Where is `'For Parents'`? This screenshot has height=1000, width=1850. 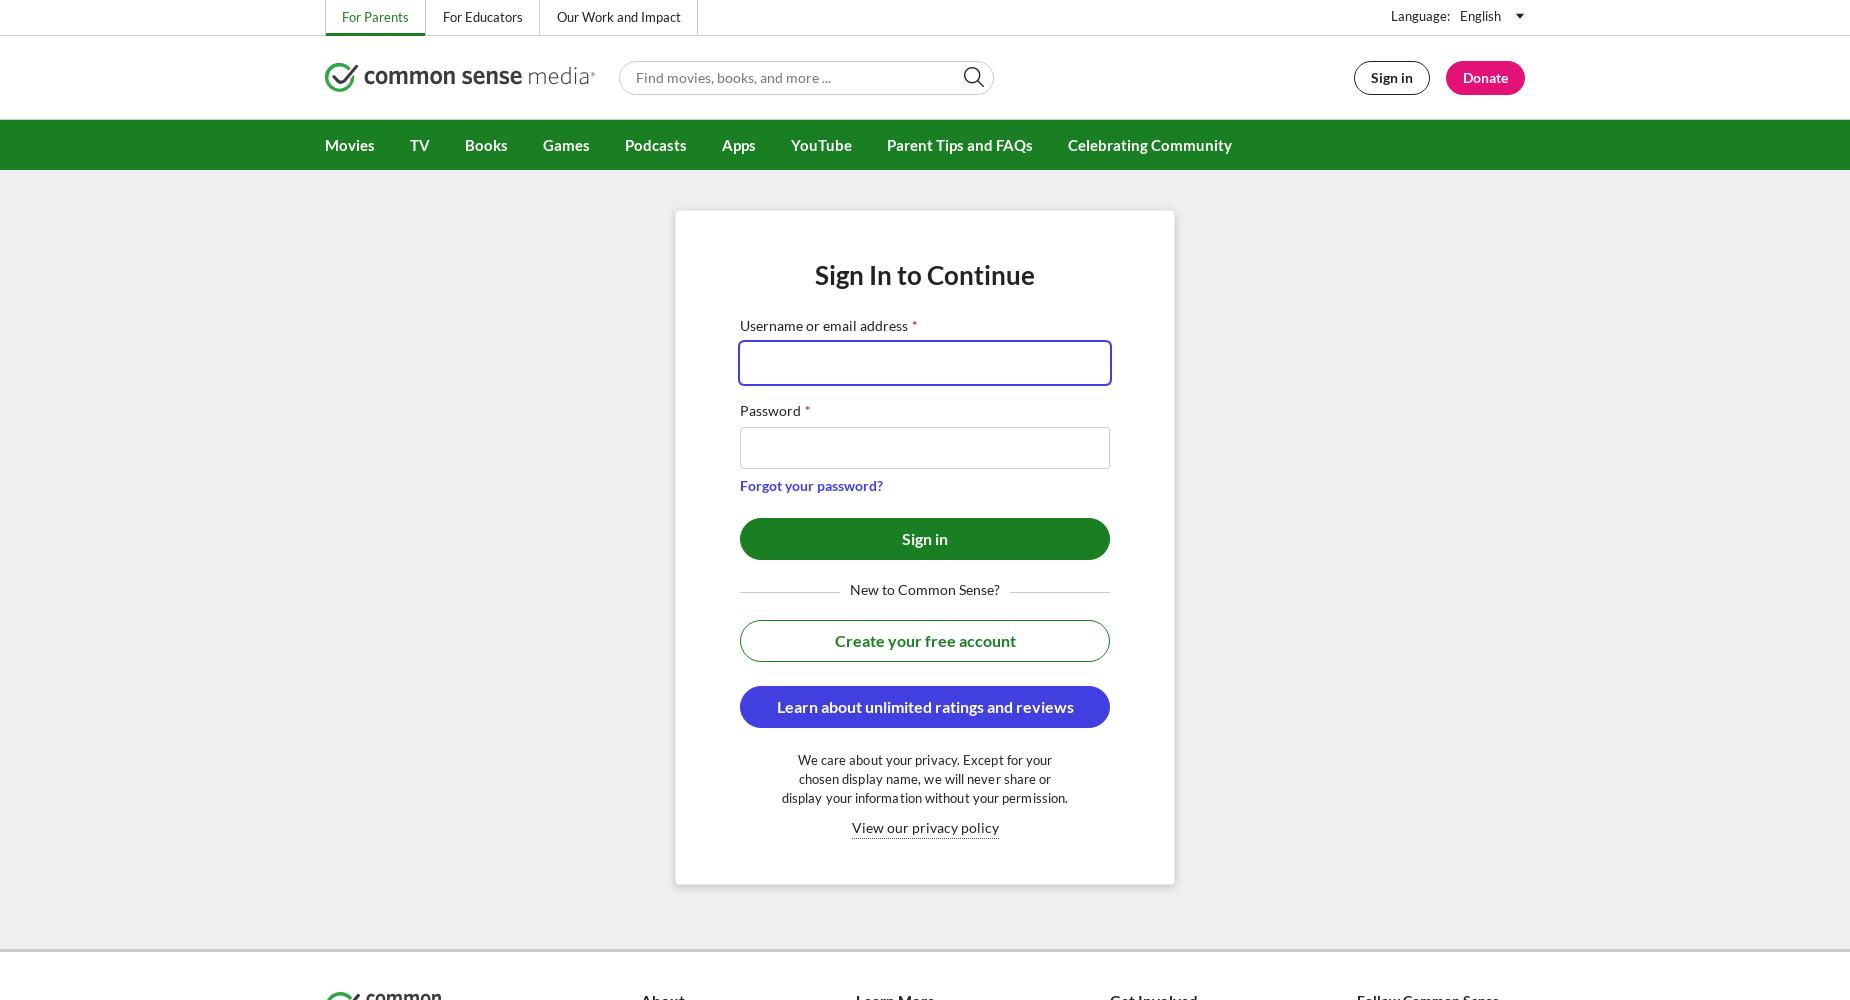
'For Parents' is located at coordinates (374, 17).